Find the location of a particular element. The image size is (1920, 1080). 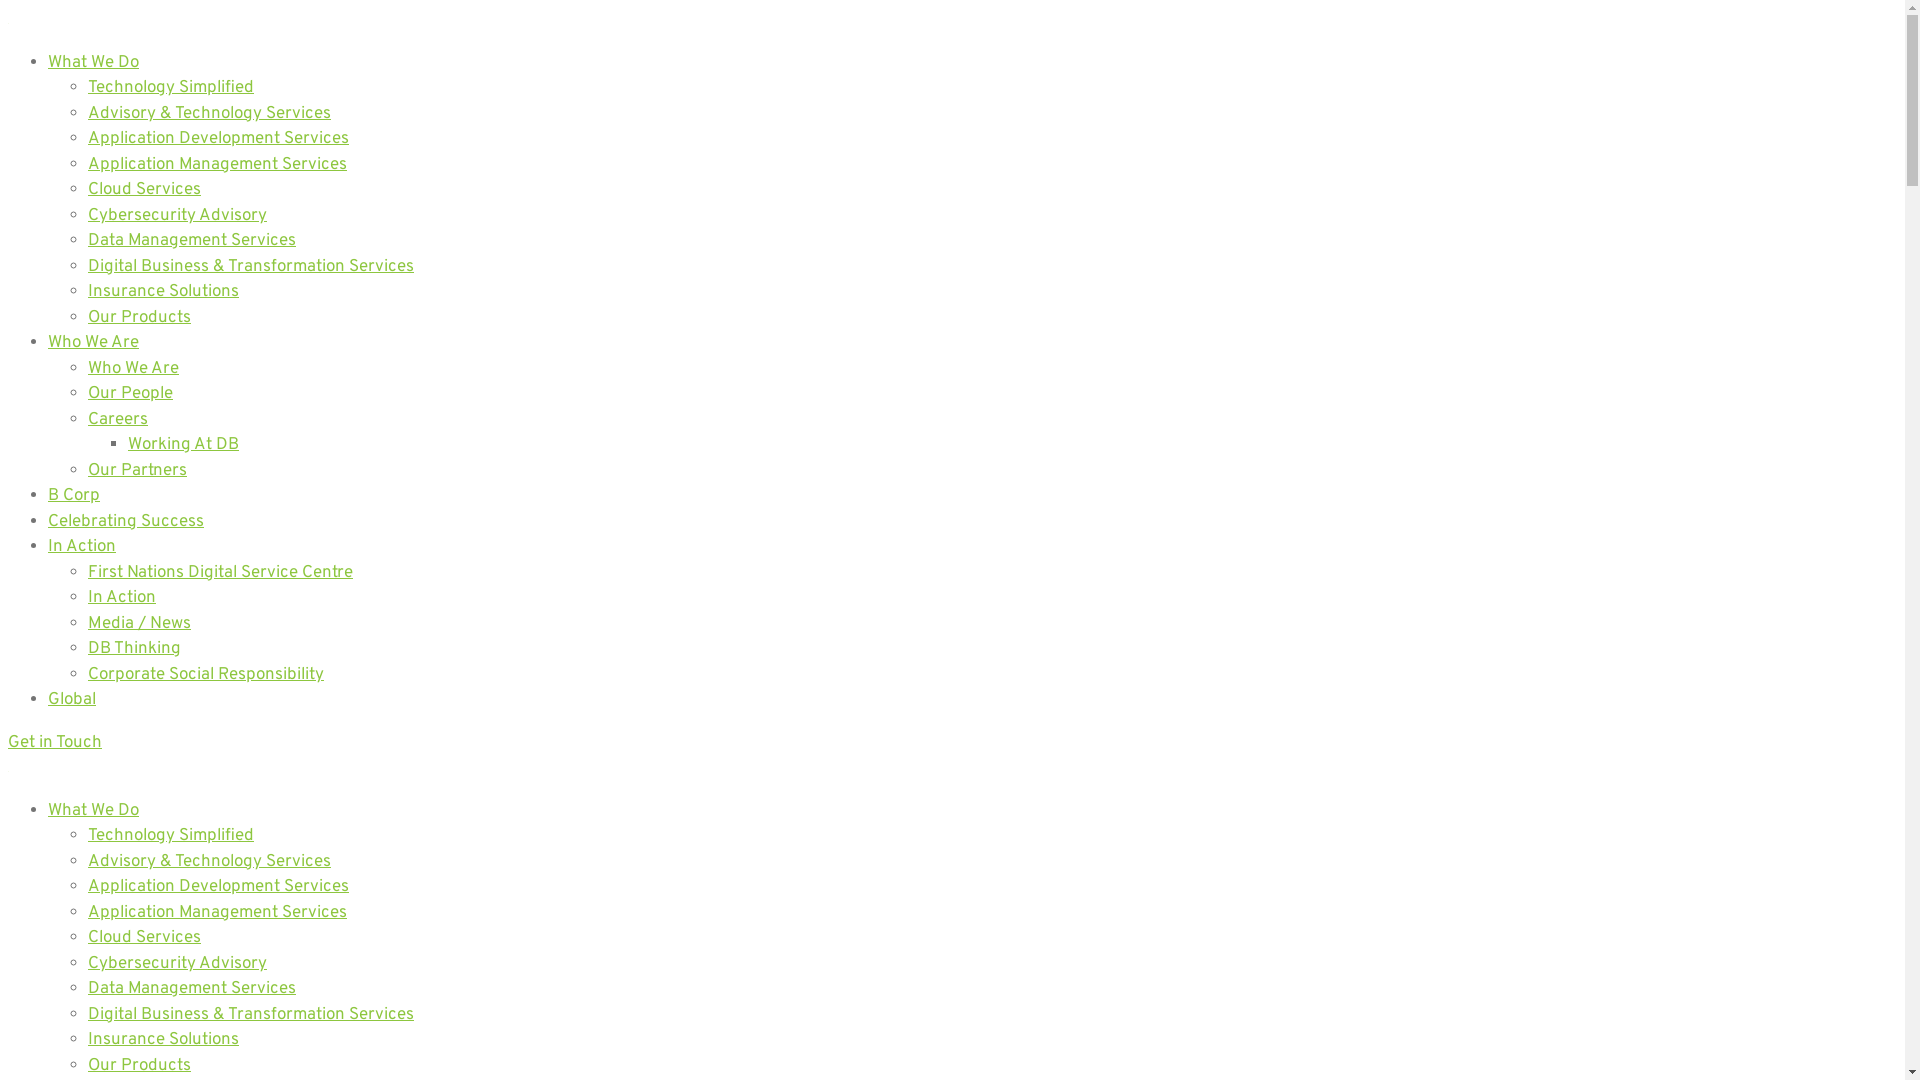

'Media / News' is located at coordinates (138, 622).